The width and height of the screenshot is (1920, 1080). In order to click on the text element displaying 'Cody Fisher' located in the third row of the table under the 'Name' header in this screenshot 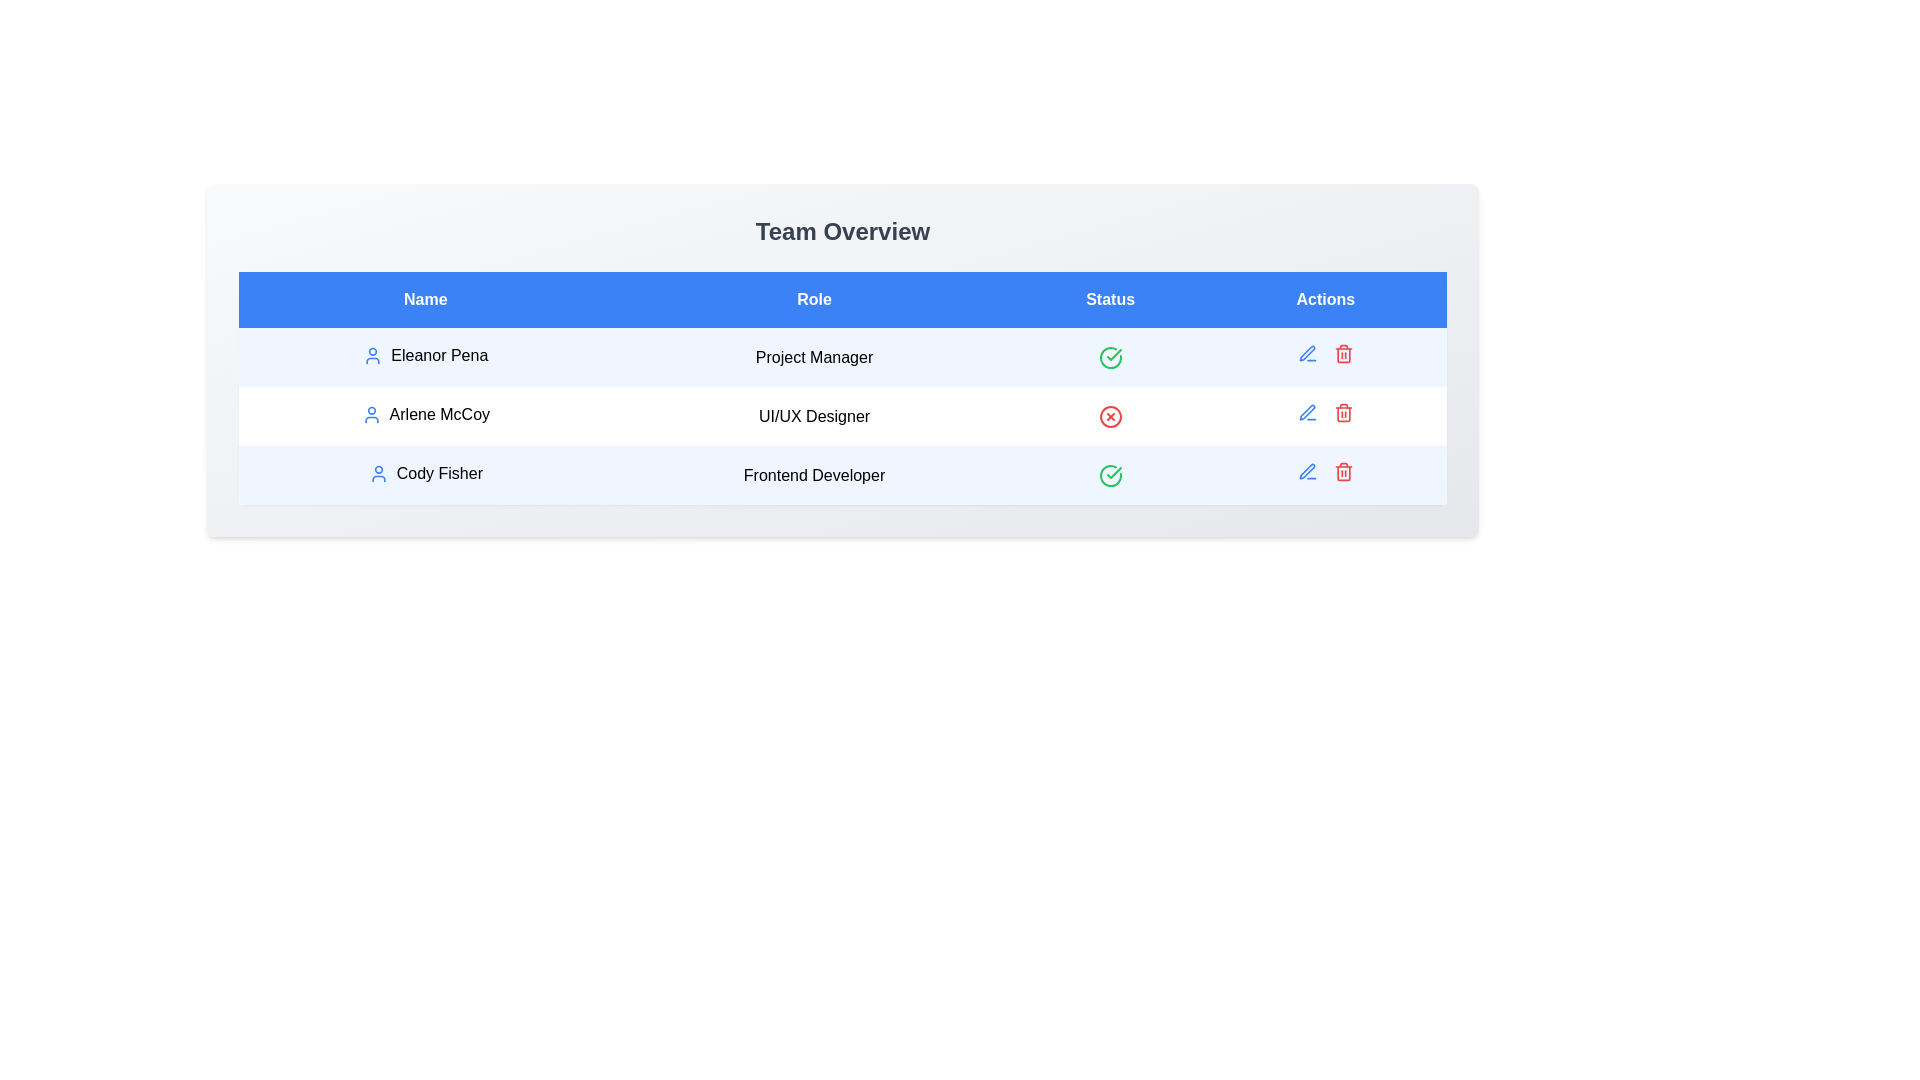, I will do `click(424, 474)`.